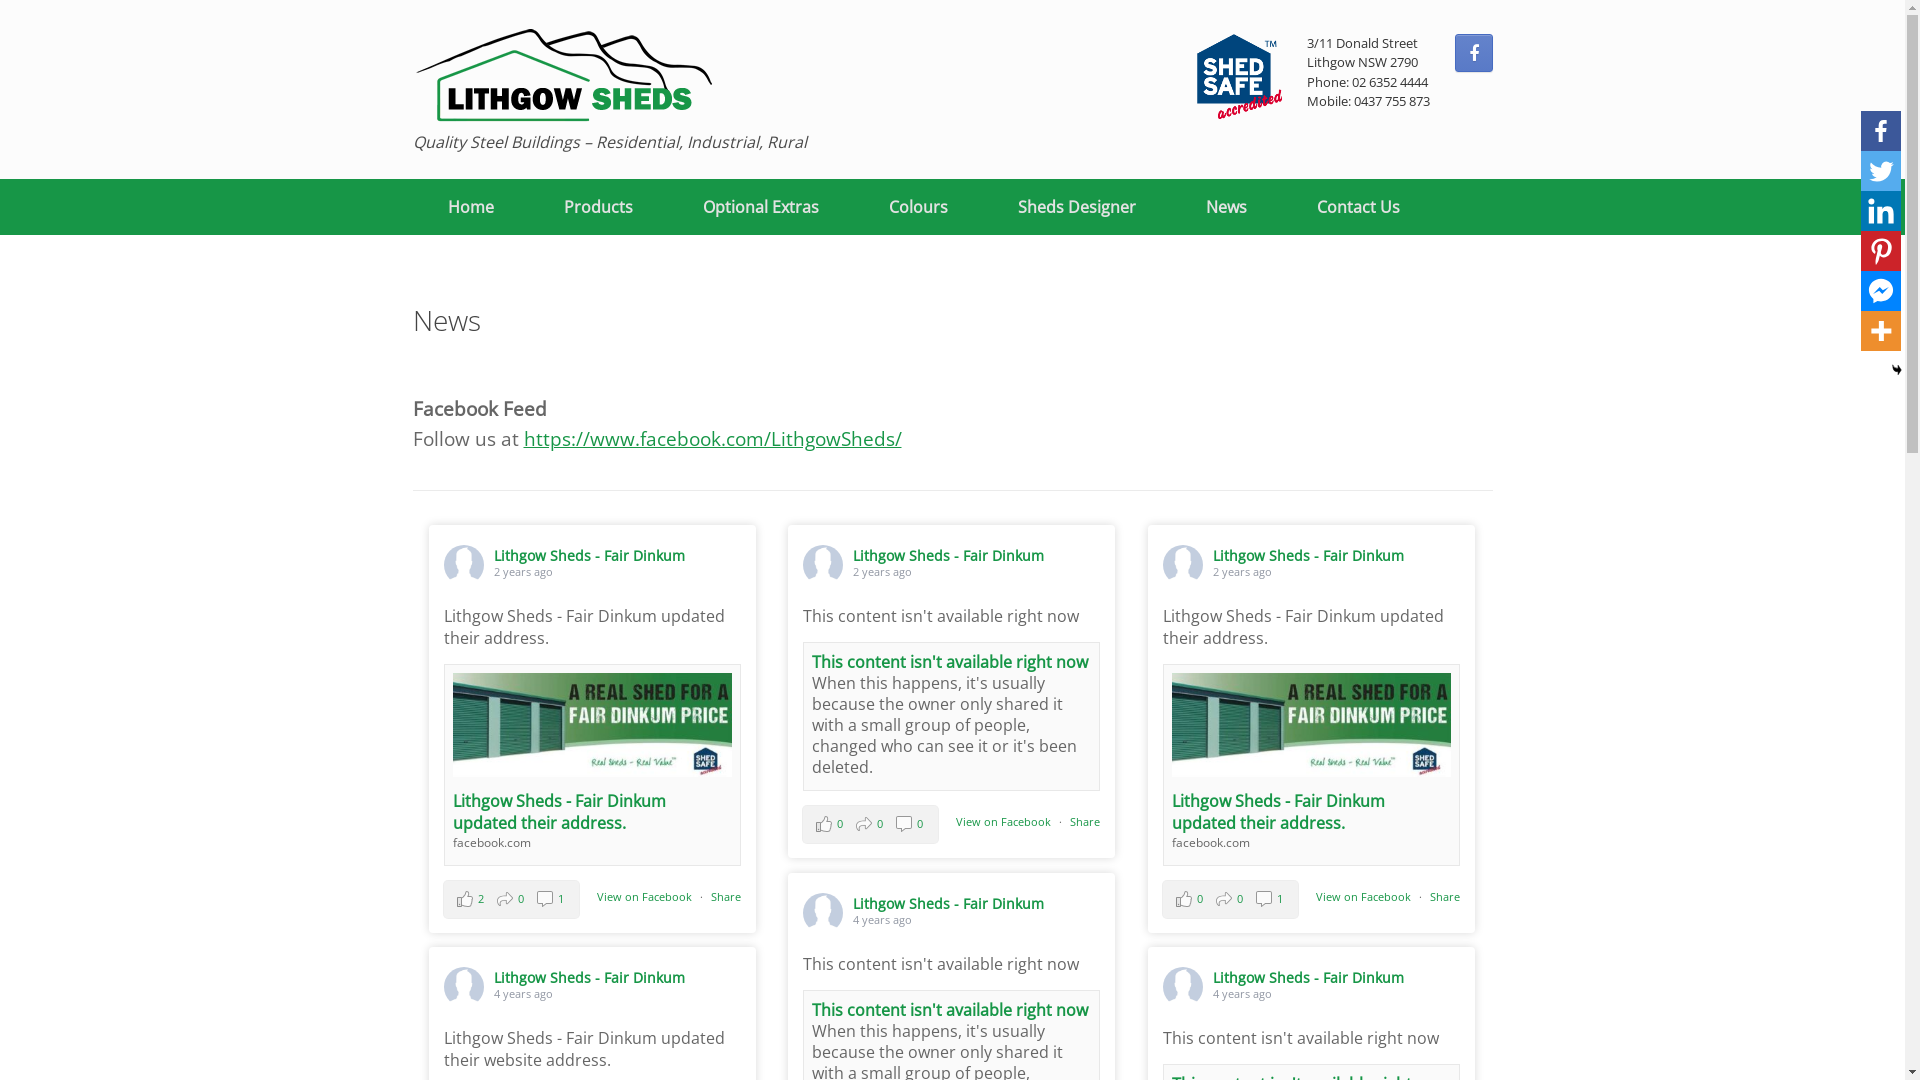 The height and width of the screenshot is (1080, 1920). I want to click on 'Twitter', so click(1880, 169).